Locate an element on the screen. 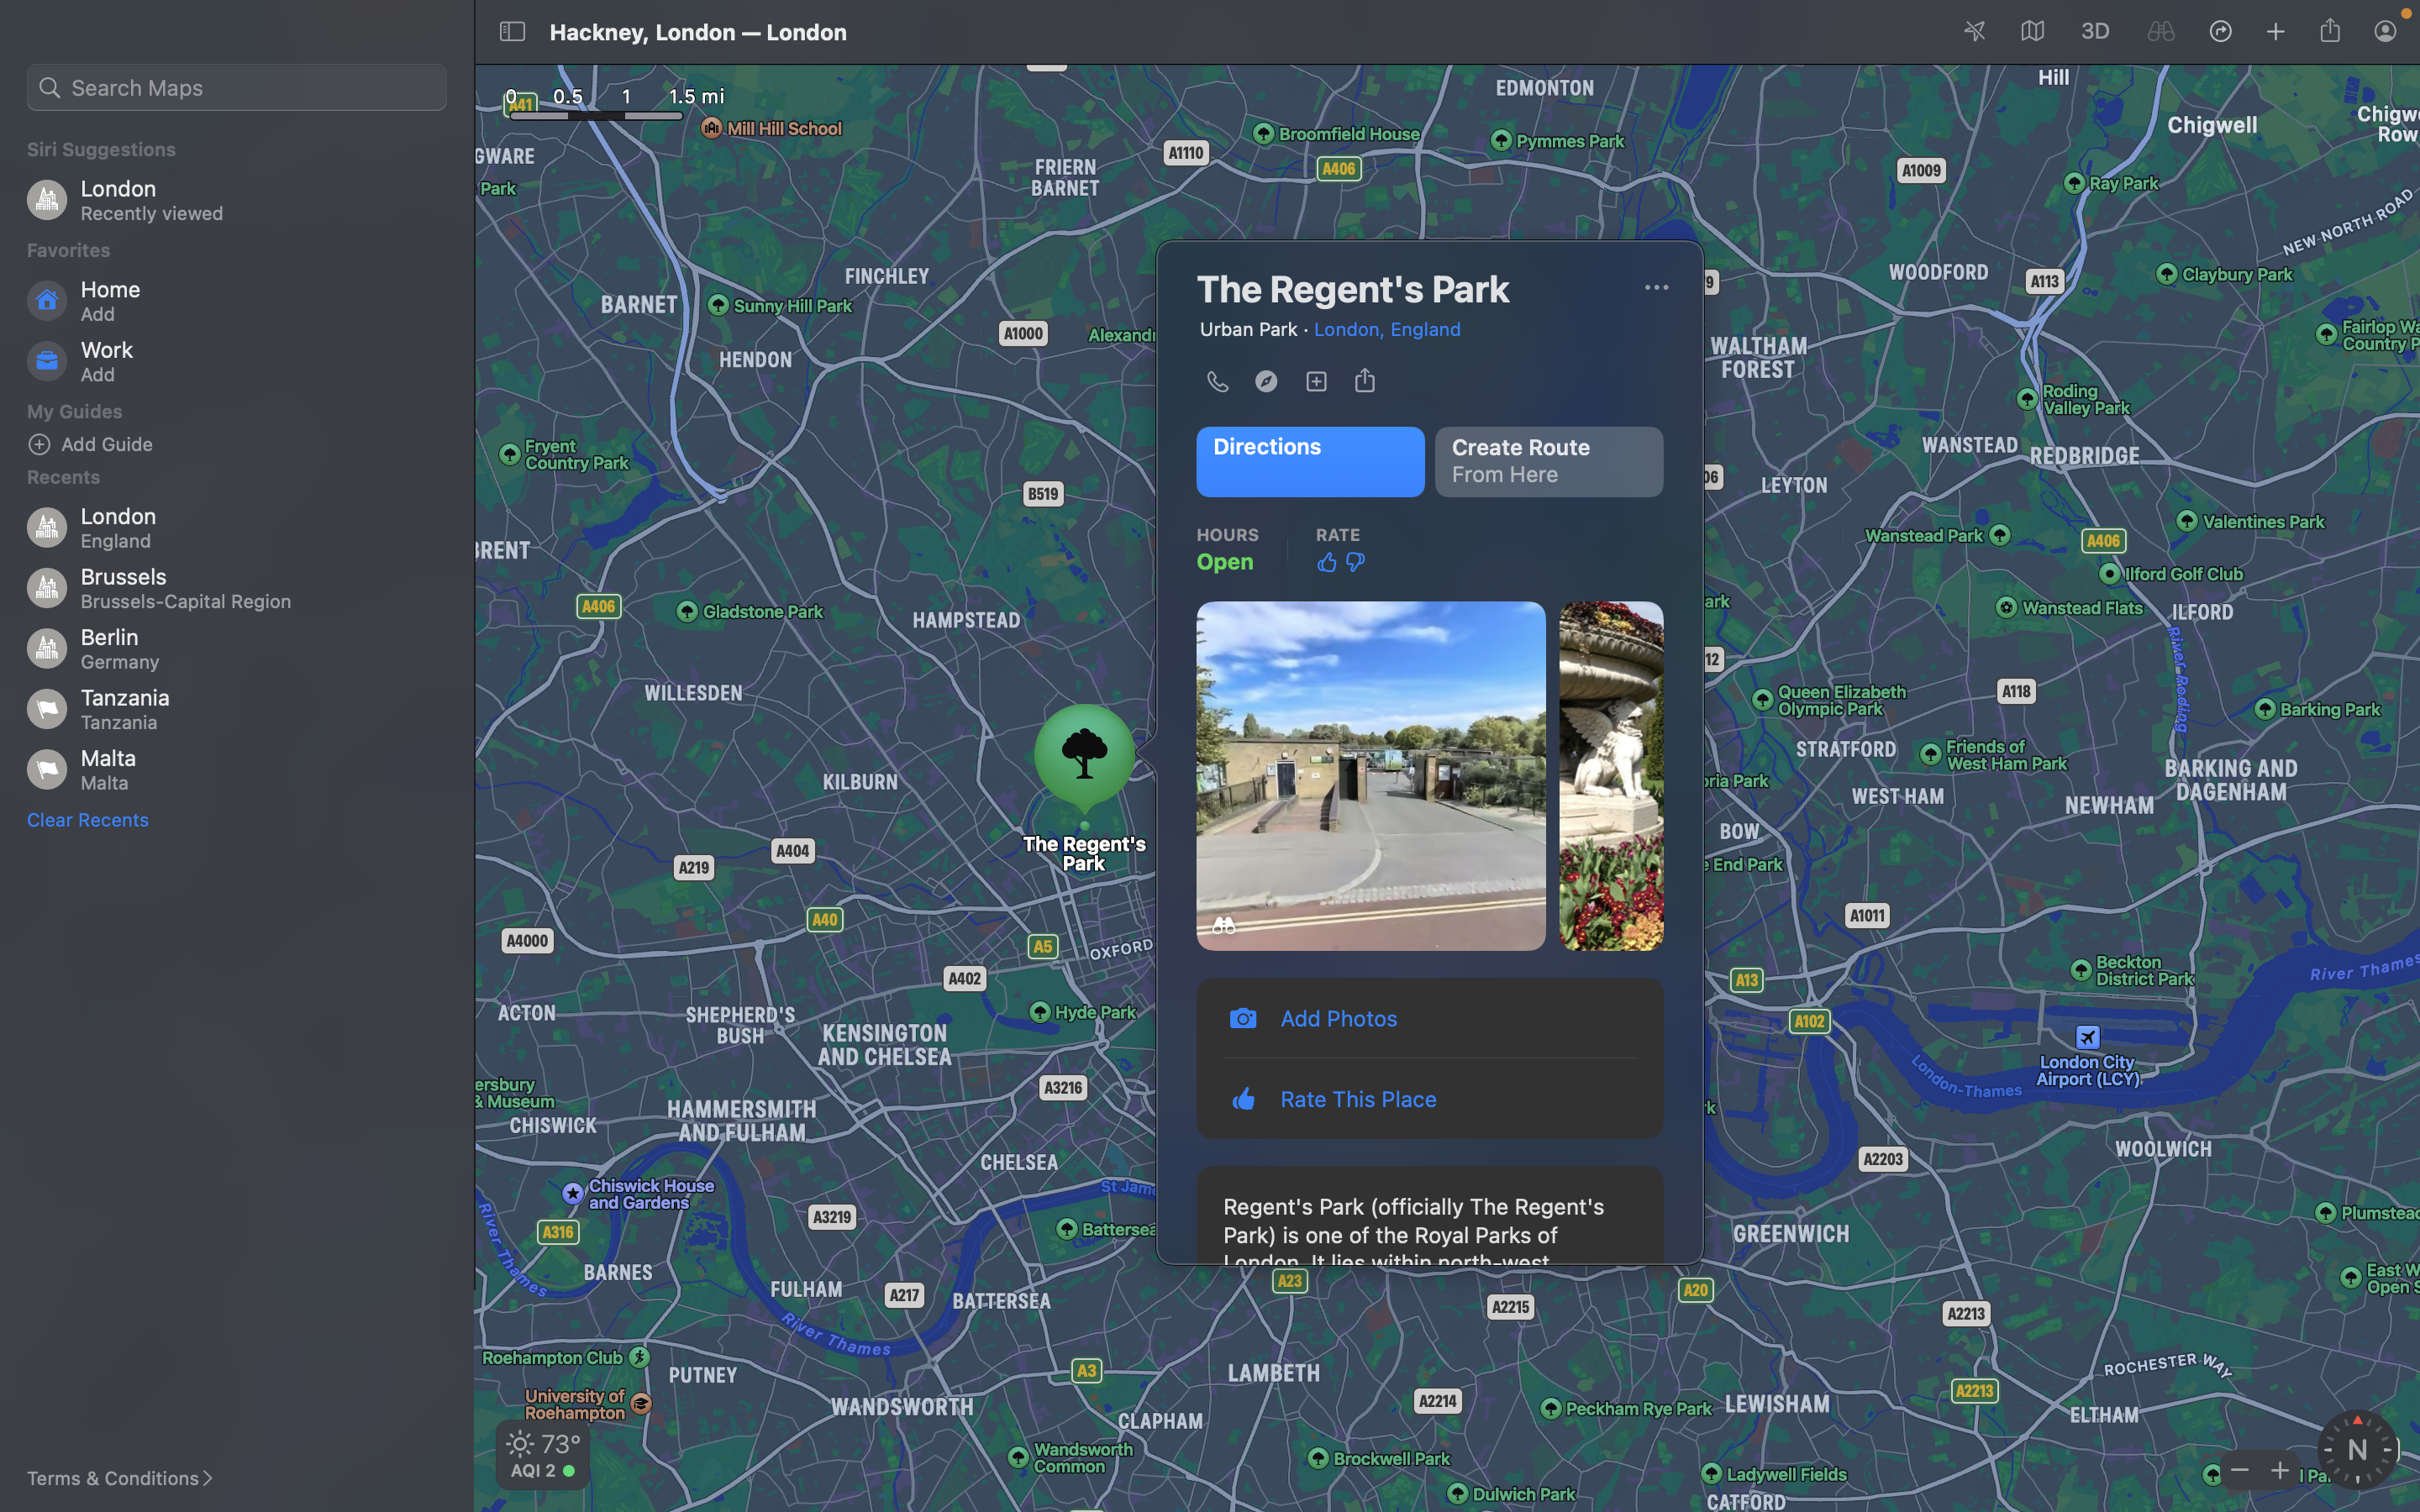 This screenshot has height=1512, width=2420. Add a photo of the place by clicking on the "add photos" button is located at coordinates (1431, 1016).